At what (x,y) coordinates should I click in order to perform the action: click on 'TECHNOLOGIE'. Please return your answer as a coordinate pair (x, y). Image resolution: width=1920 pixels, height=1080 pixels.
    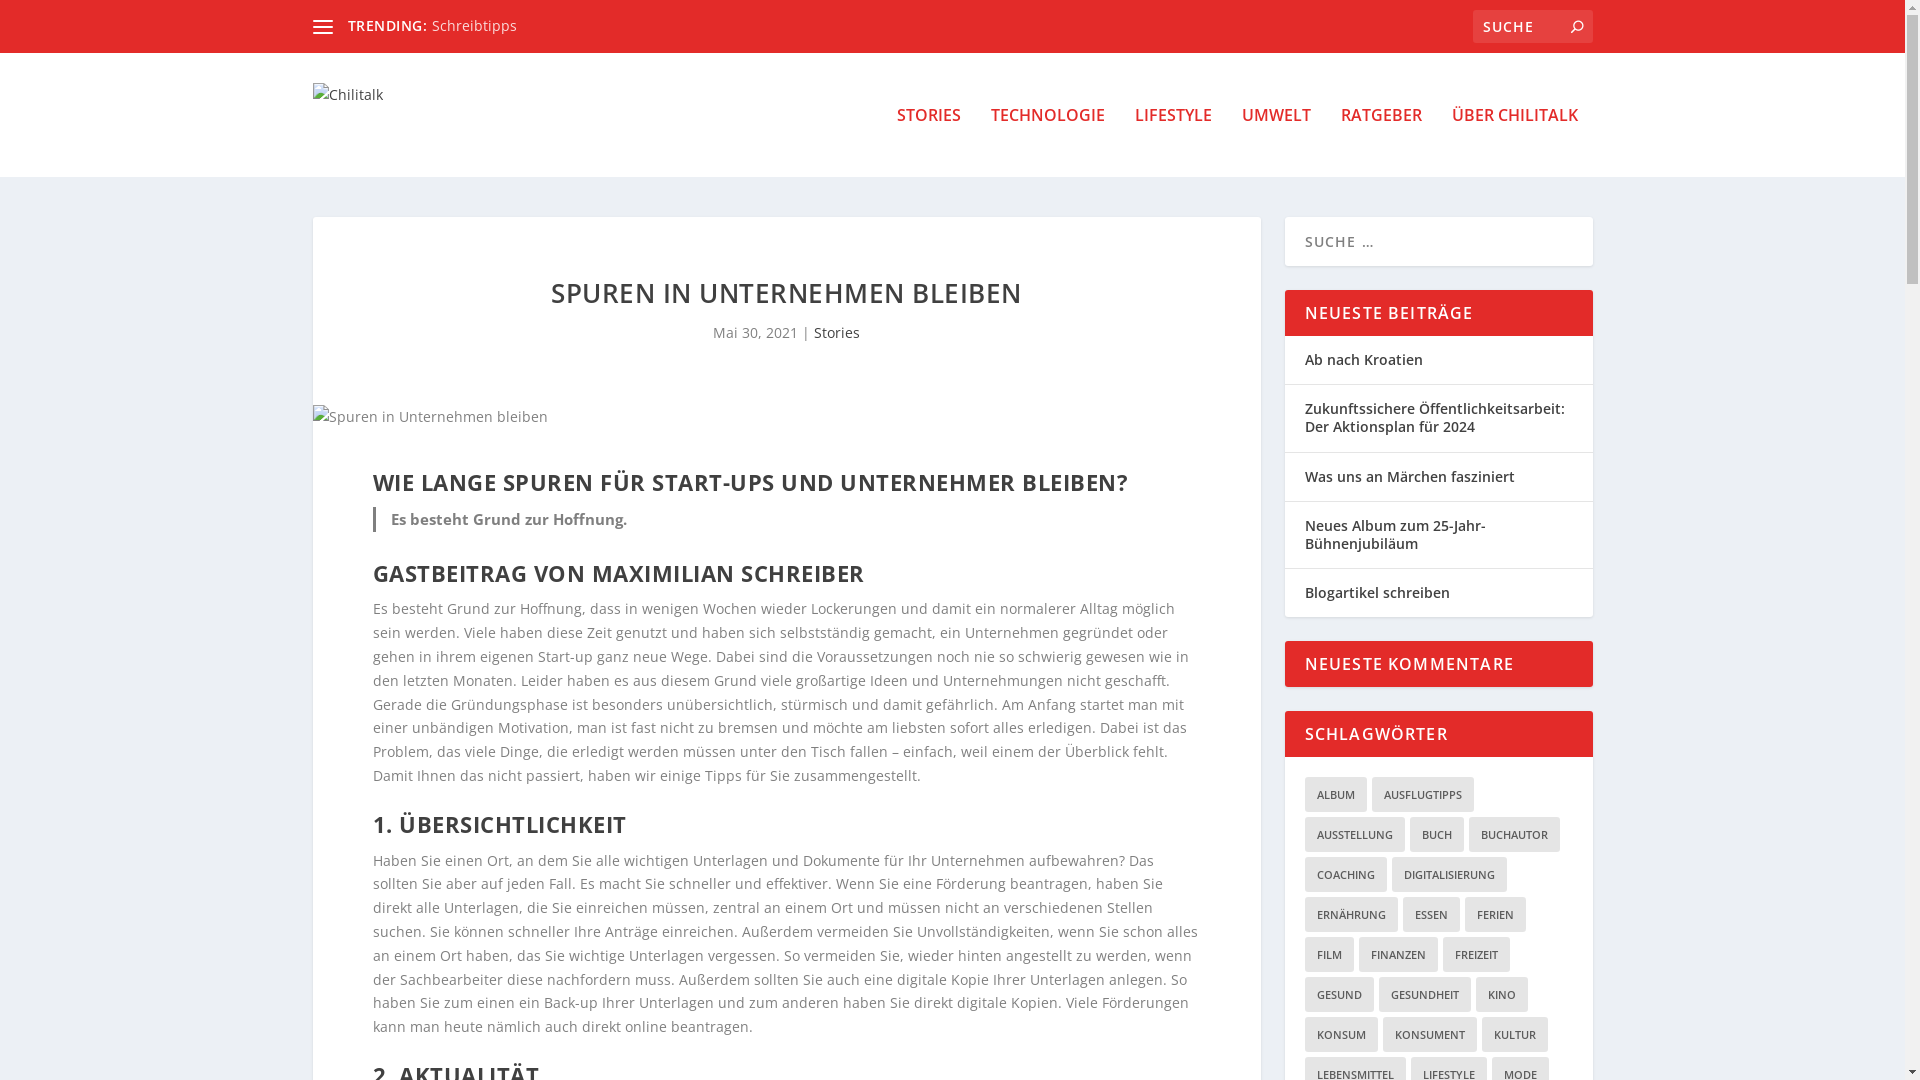
    Looking at the image, I should click on (1045, 141).